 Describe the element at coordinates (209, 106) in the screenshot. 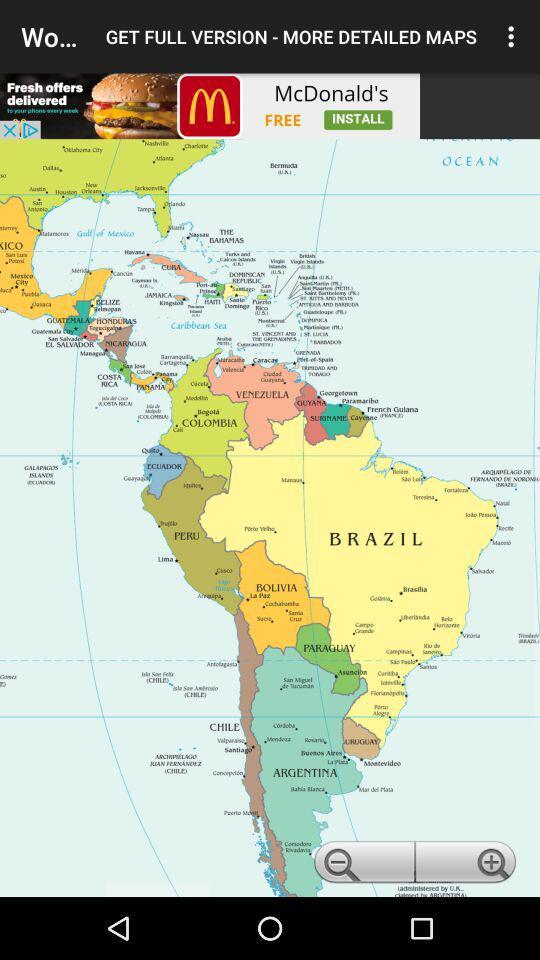

I see `advertisement area` at that location.